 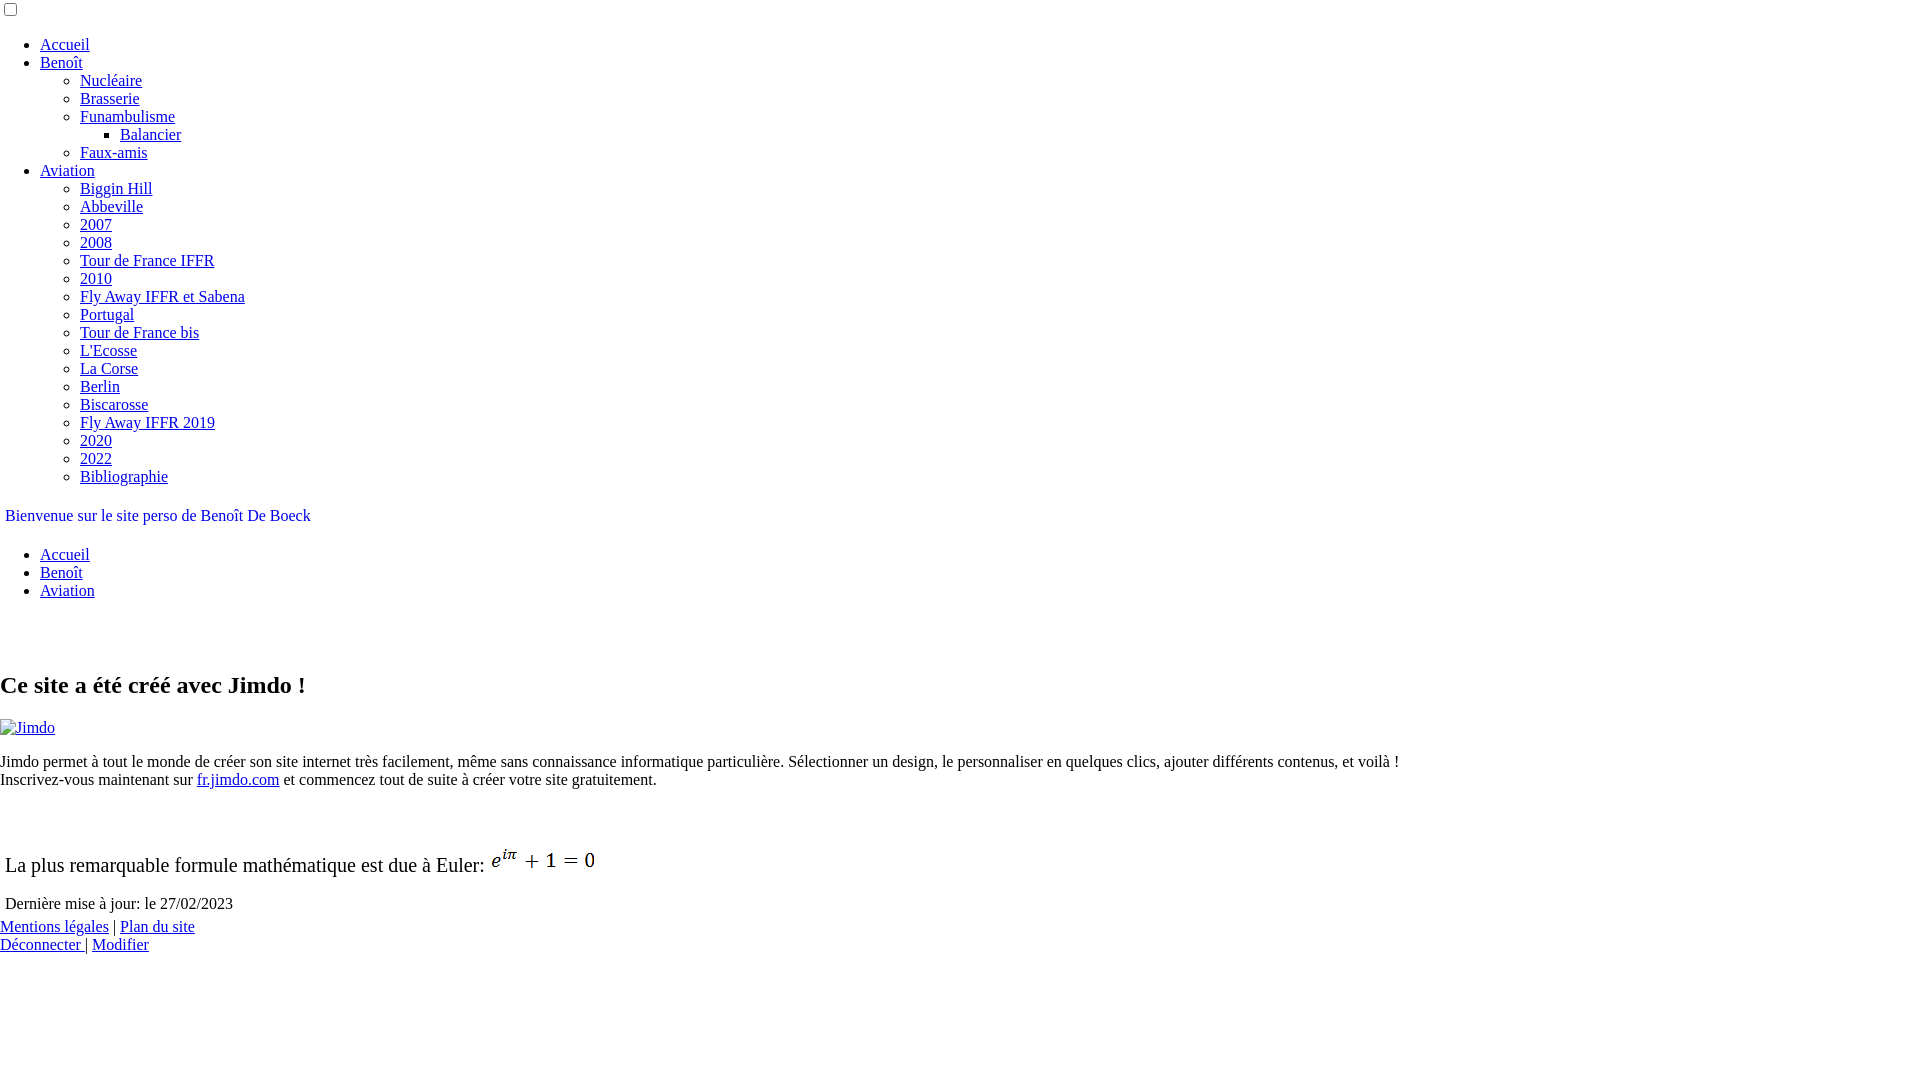 I want to click on 'Portugal', so click(x=105, y=314).